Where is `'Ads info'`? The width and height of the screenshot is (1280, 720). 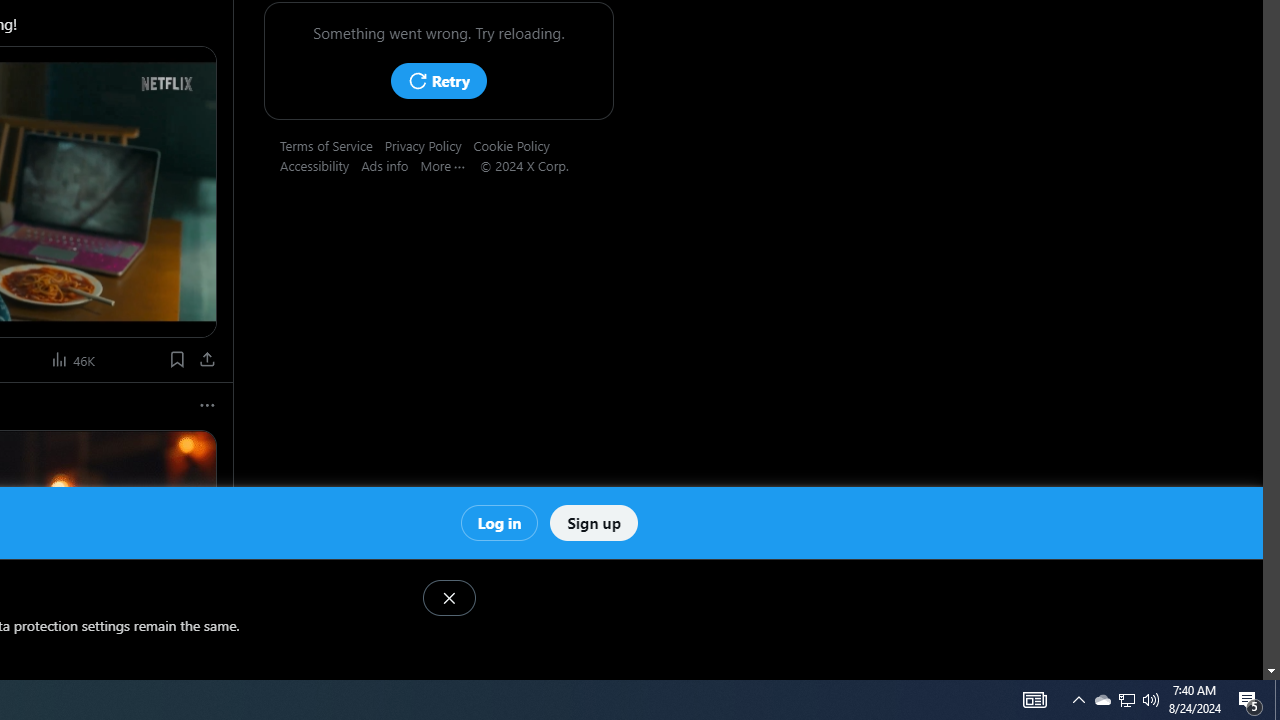
'Ads info' is located at coordinates (391, 164).